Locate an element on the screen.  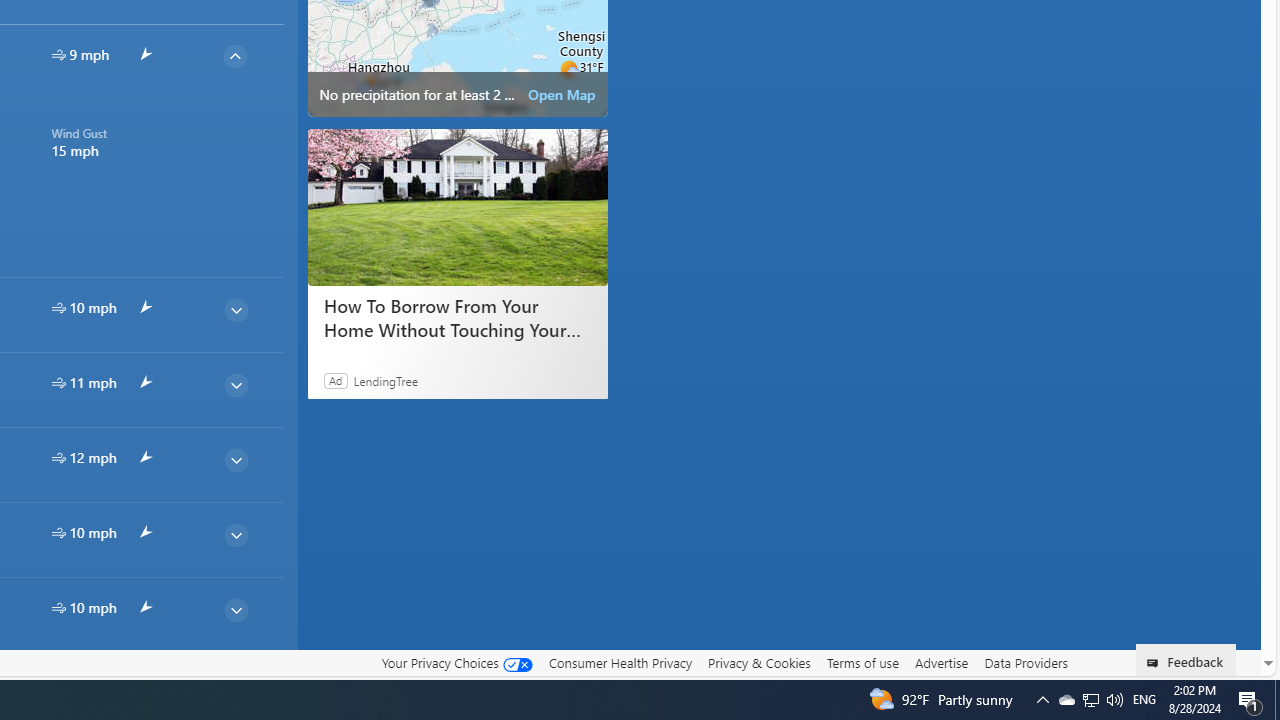
'Consumer Health Privacy' is located at coordinates (619, 662).